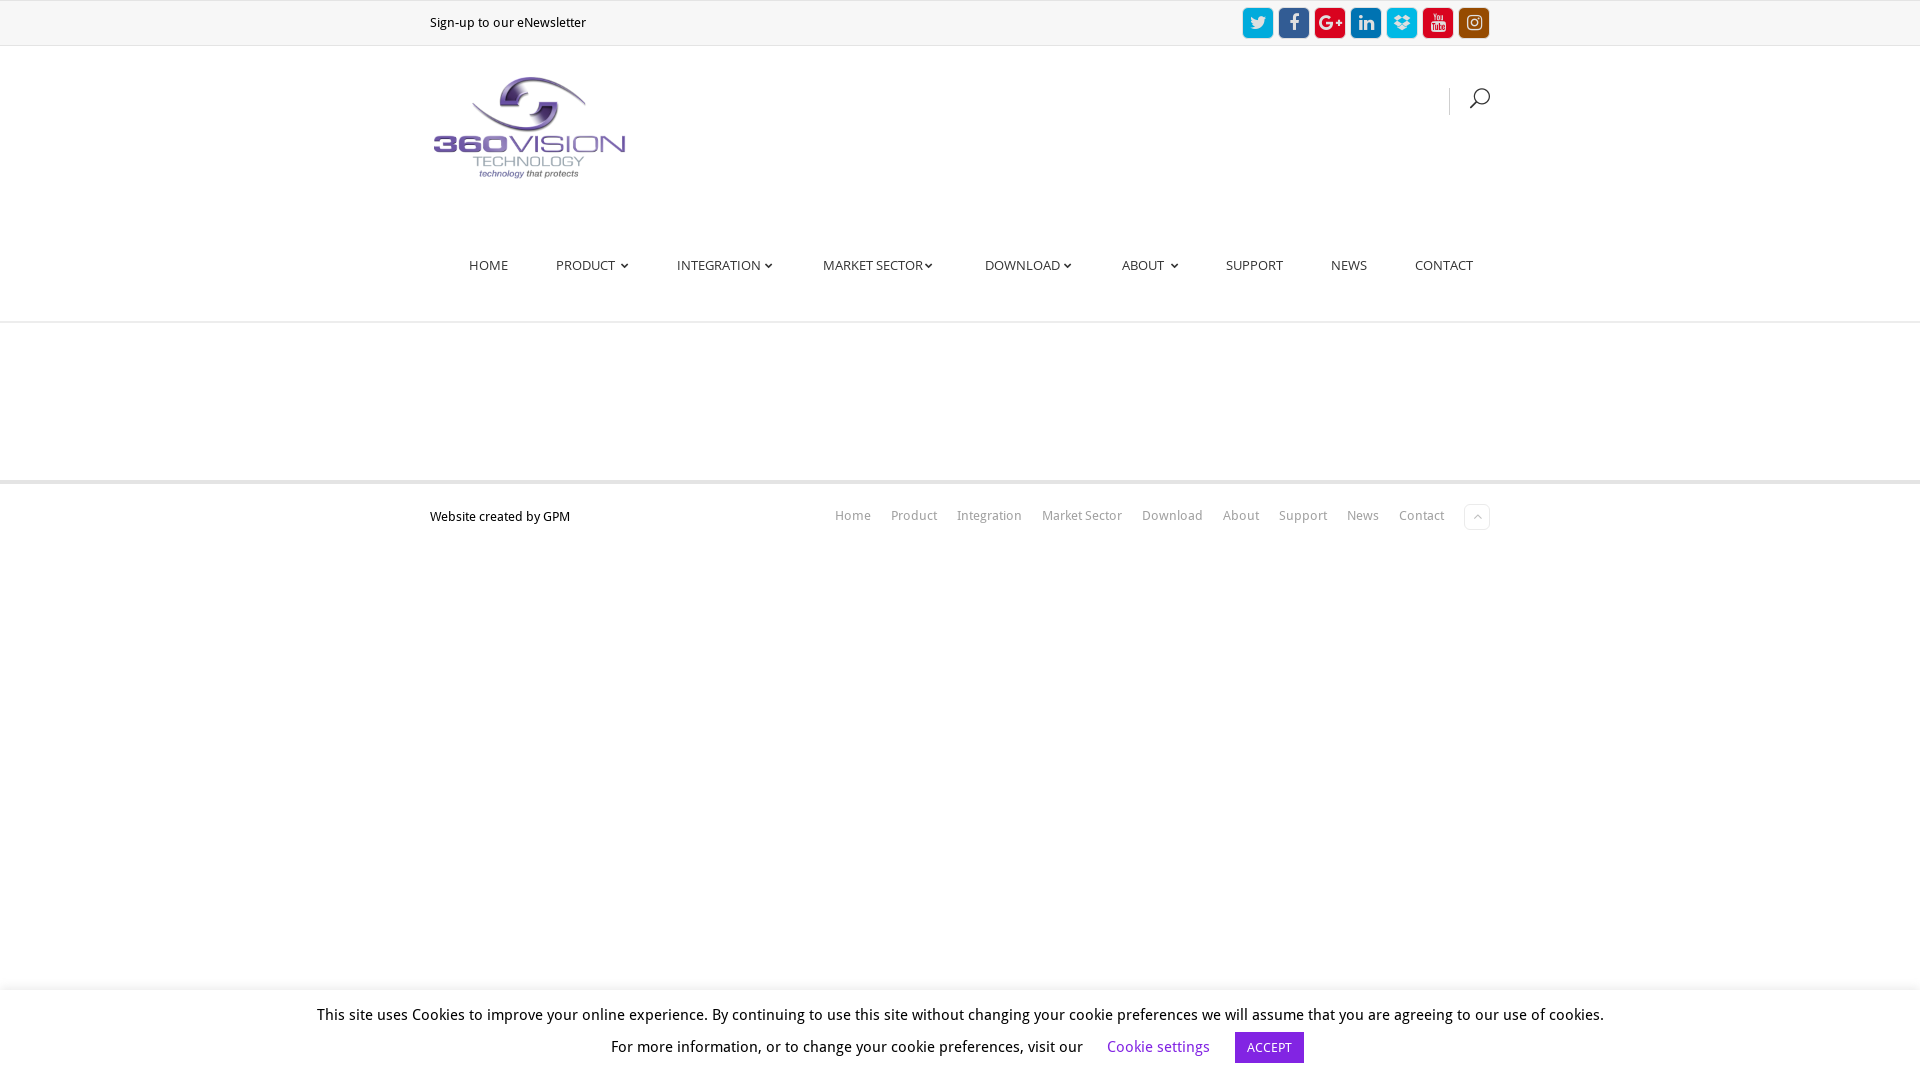 This screenshot has height=1080, width=1920. Describe the element at coordinates (488, 264) in the screenshot. I see `'HOME'` at that location.